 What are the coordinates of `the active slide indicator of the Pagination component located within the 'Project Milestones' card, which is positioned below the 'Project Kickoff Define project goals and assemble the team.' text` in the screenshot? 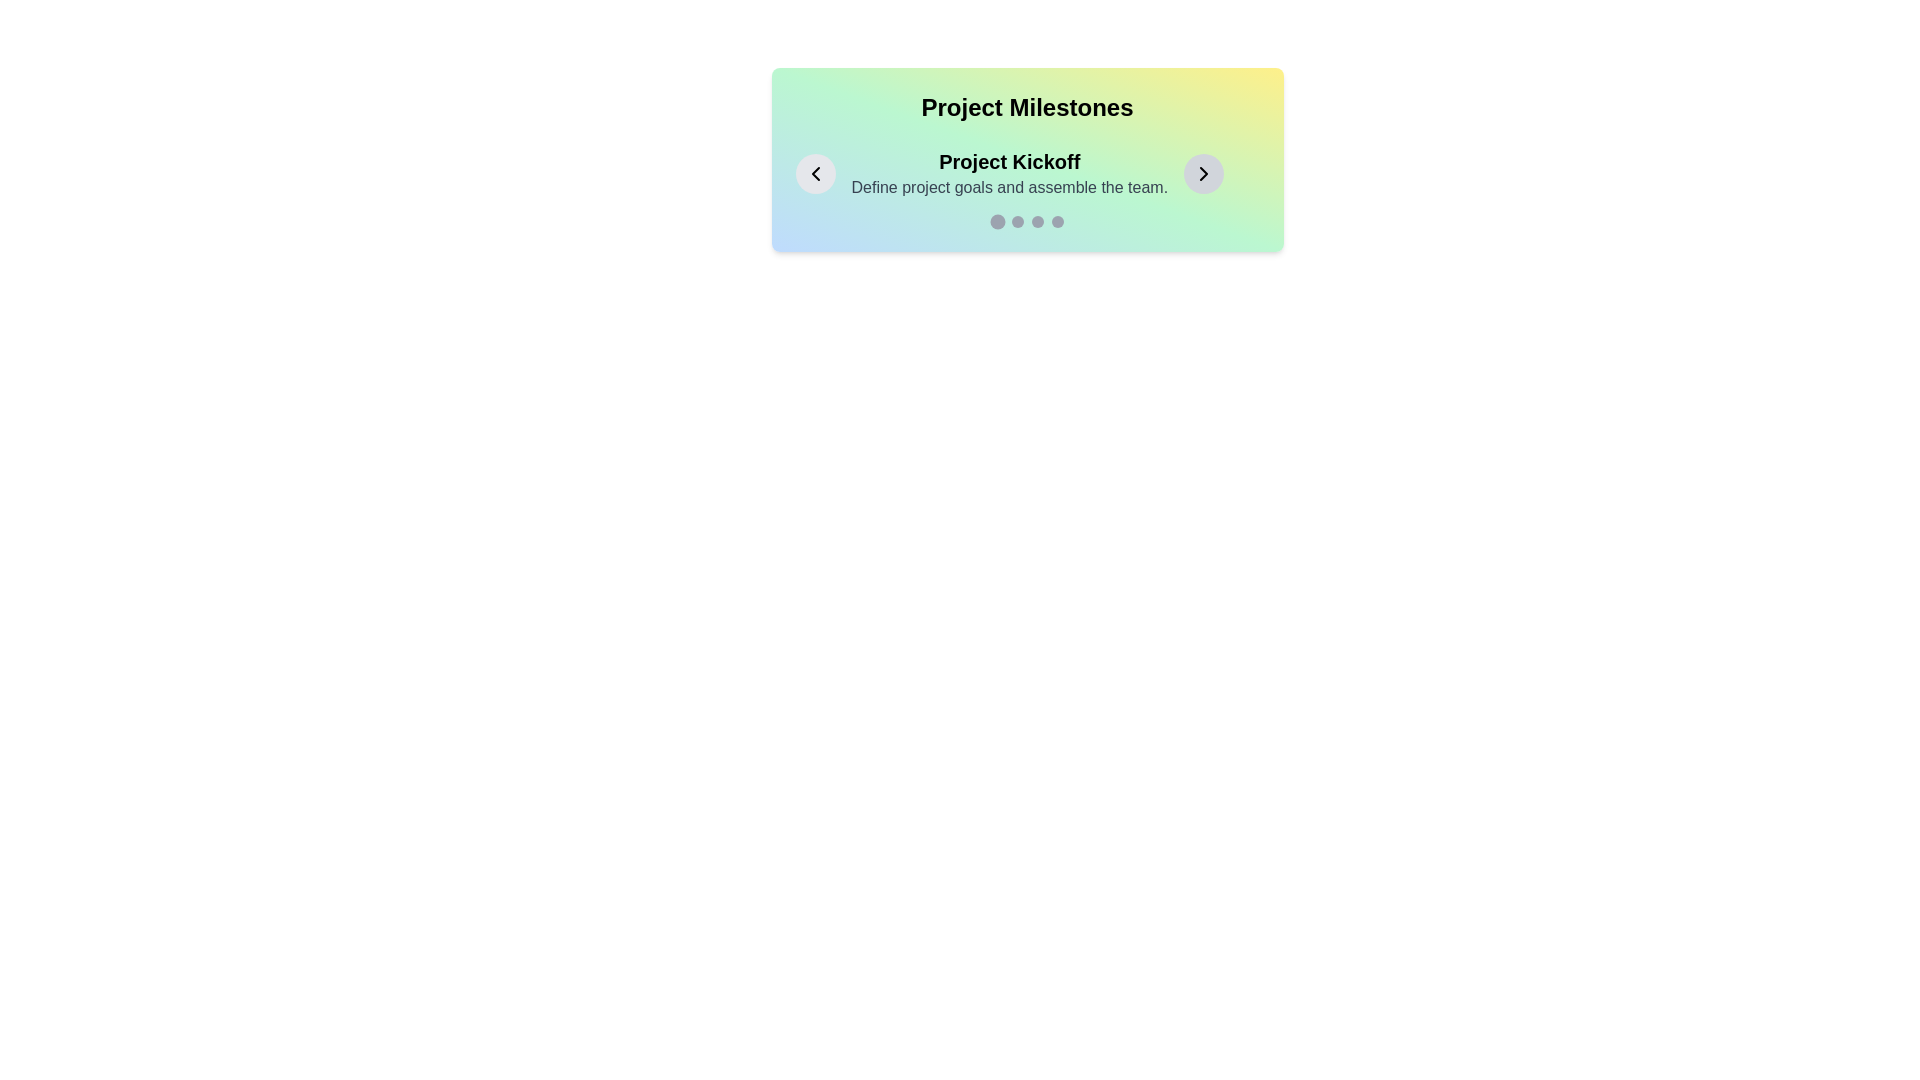 It's located at (1027, 222).